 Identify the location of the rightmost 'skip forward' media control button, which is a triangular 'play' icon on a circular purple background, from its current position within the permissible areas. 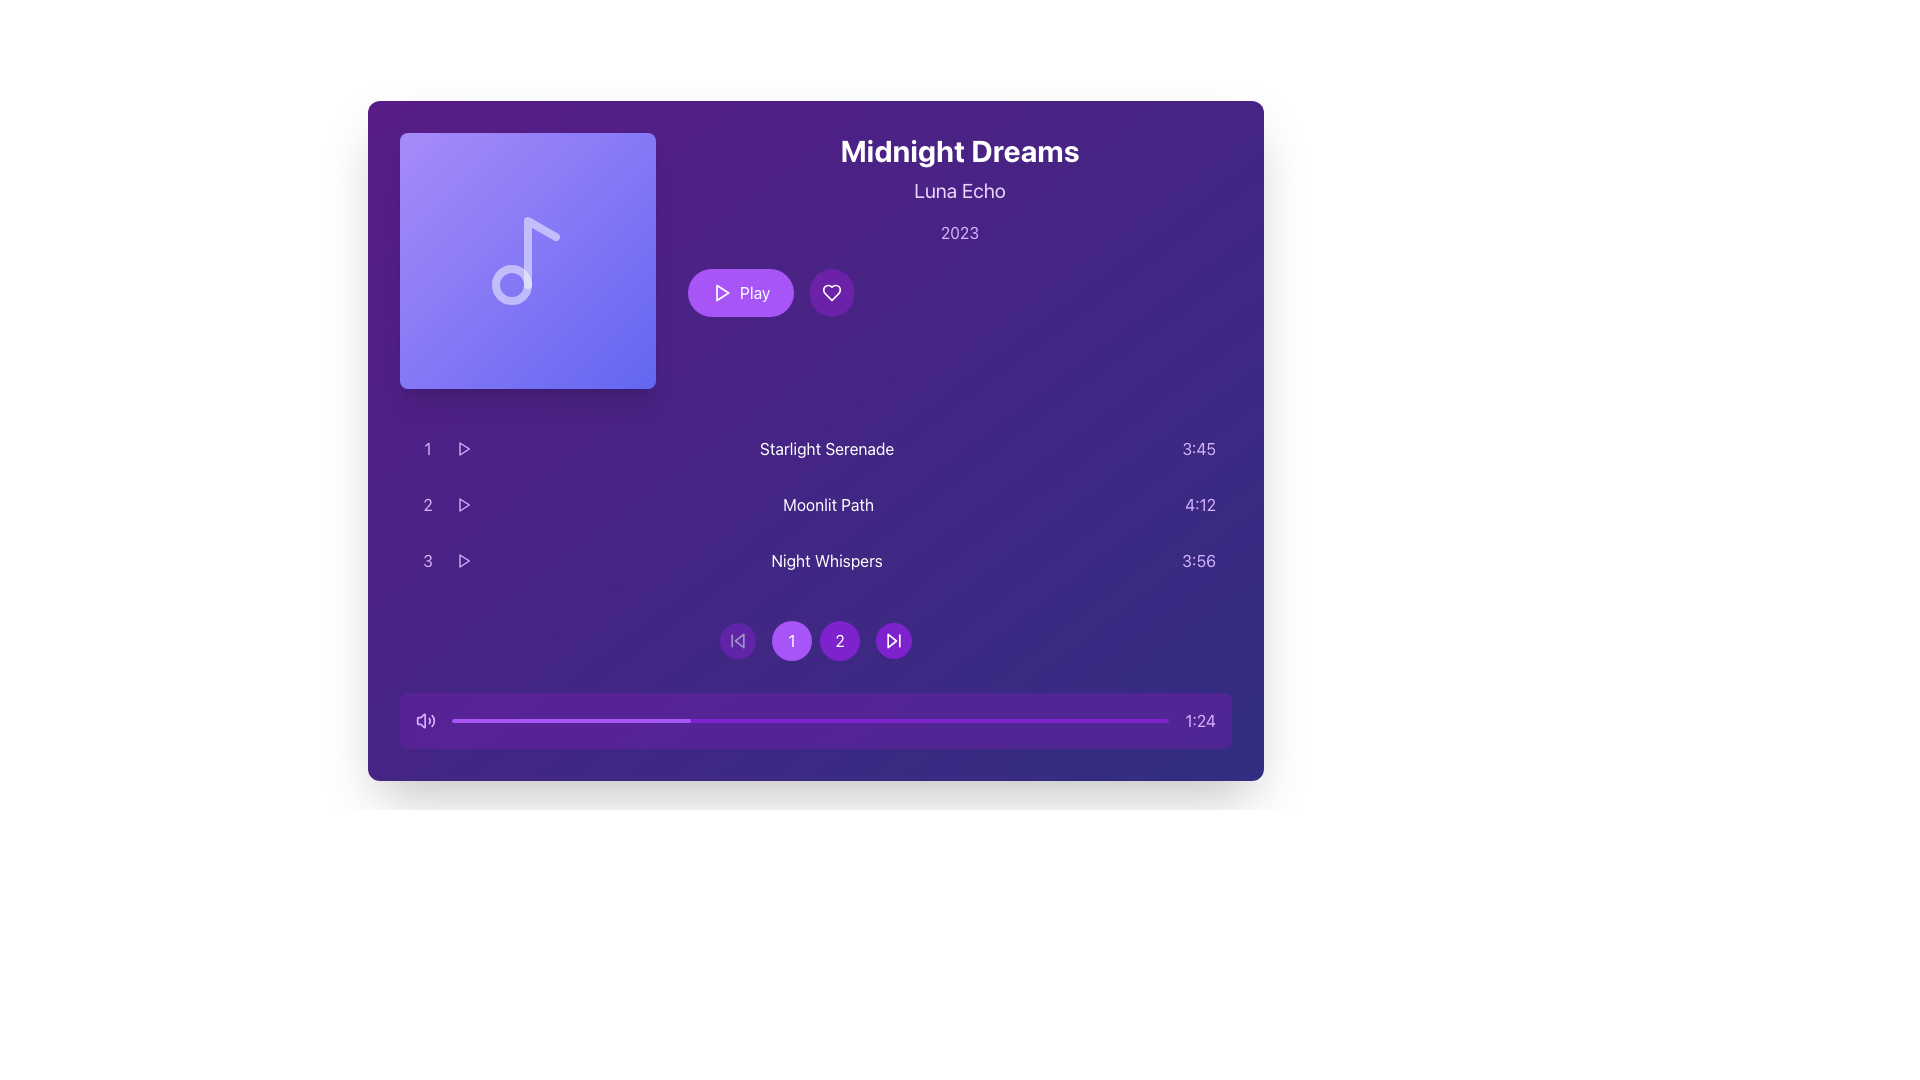
(892, 640).